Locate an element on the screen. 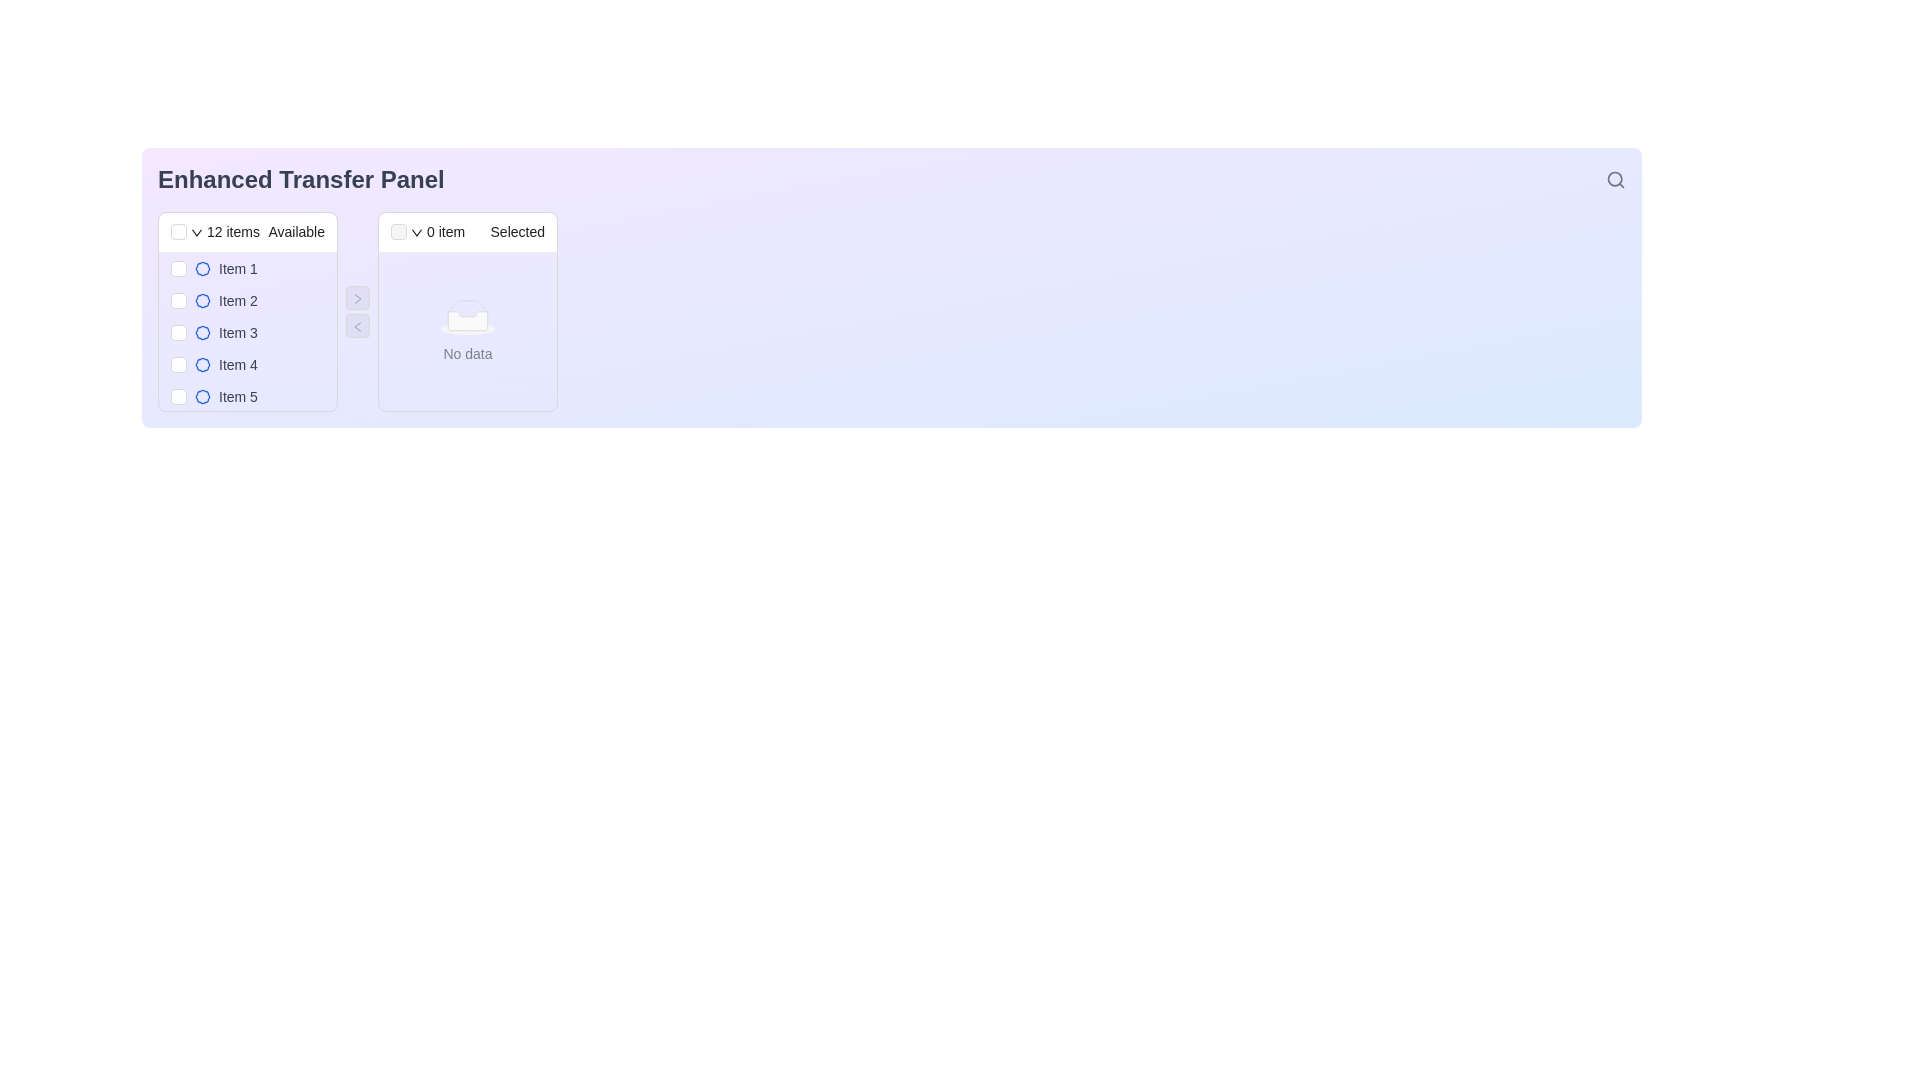  the fifth item in the 'Available' section of the transfer panel to enable keyboard interaction is located at coordinates (247, 397).